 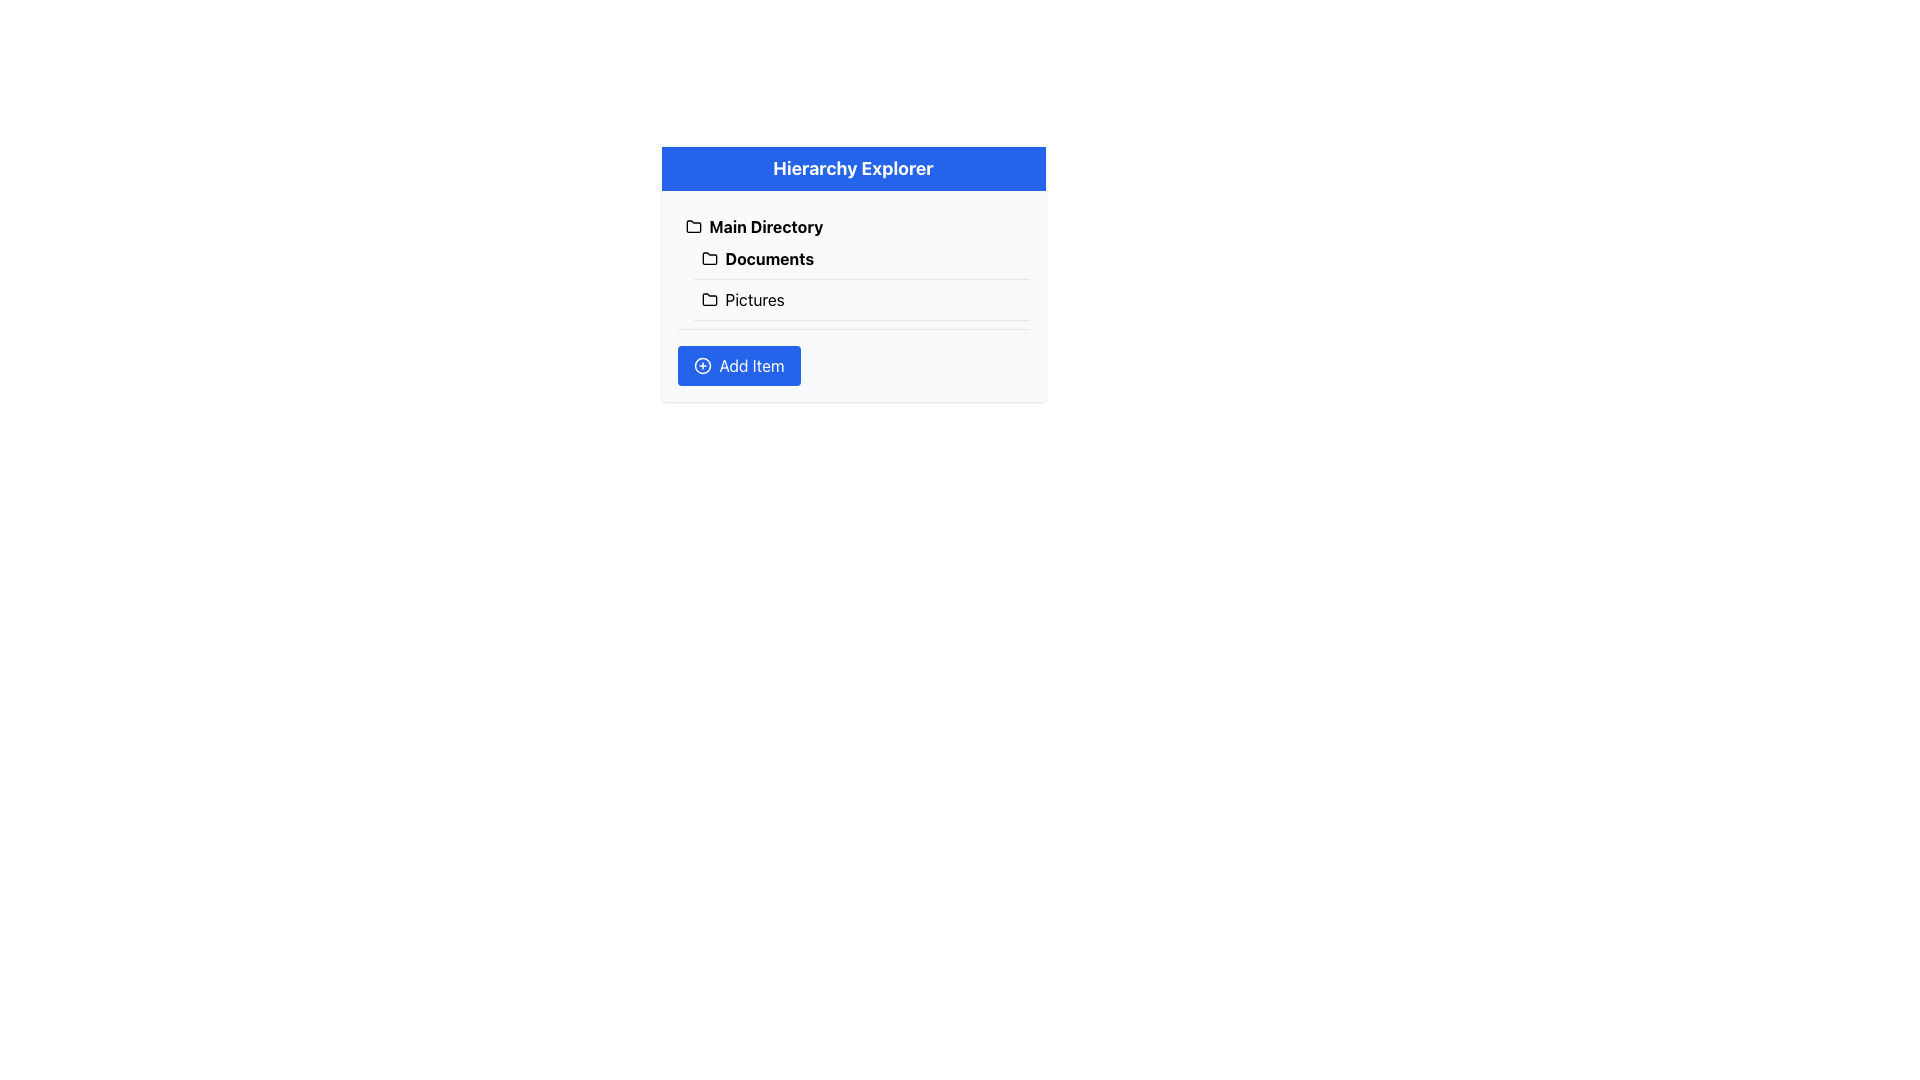 I want to click on the graphical representation of the folder icon located to the left of the 'Main Directory' text in the hierarchy explorer, so click(x=693, y=225).